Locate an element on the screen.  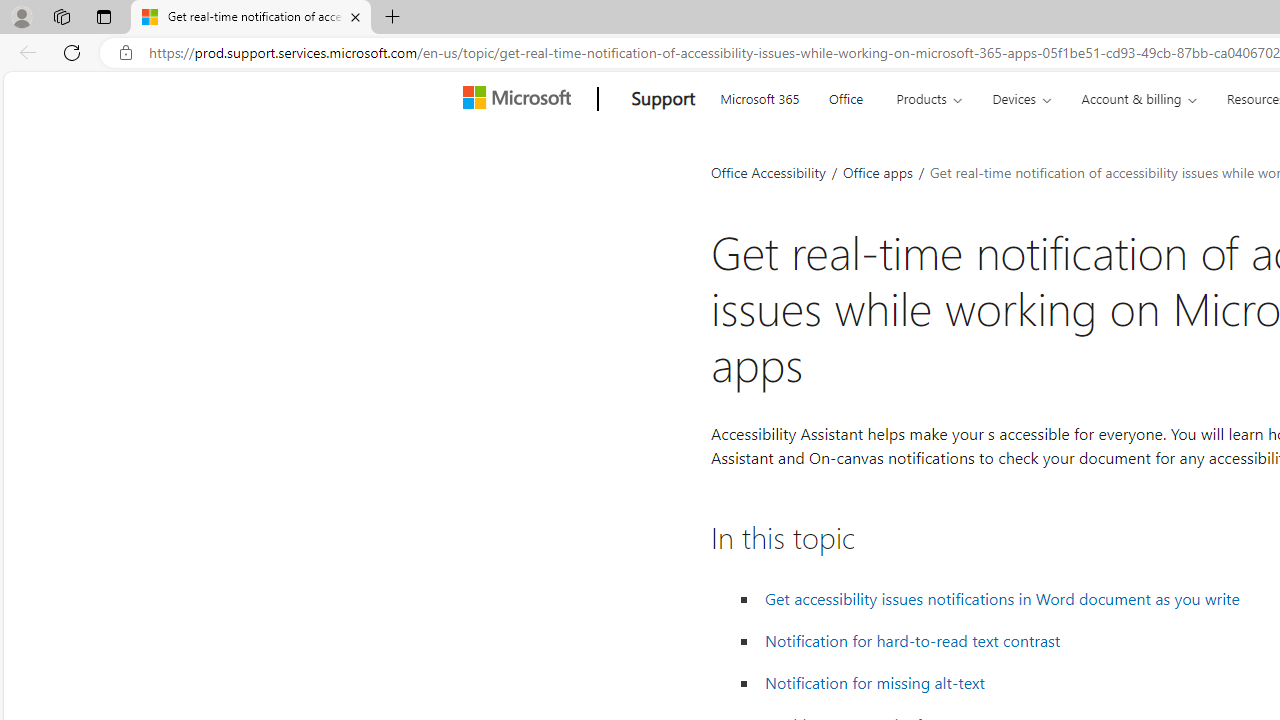
'Support' is located at coordinates (663, 99).